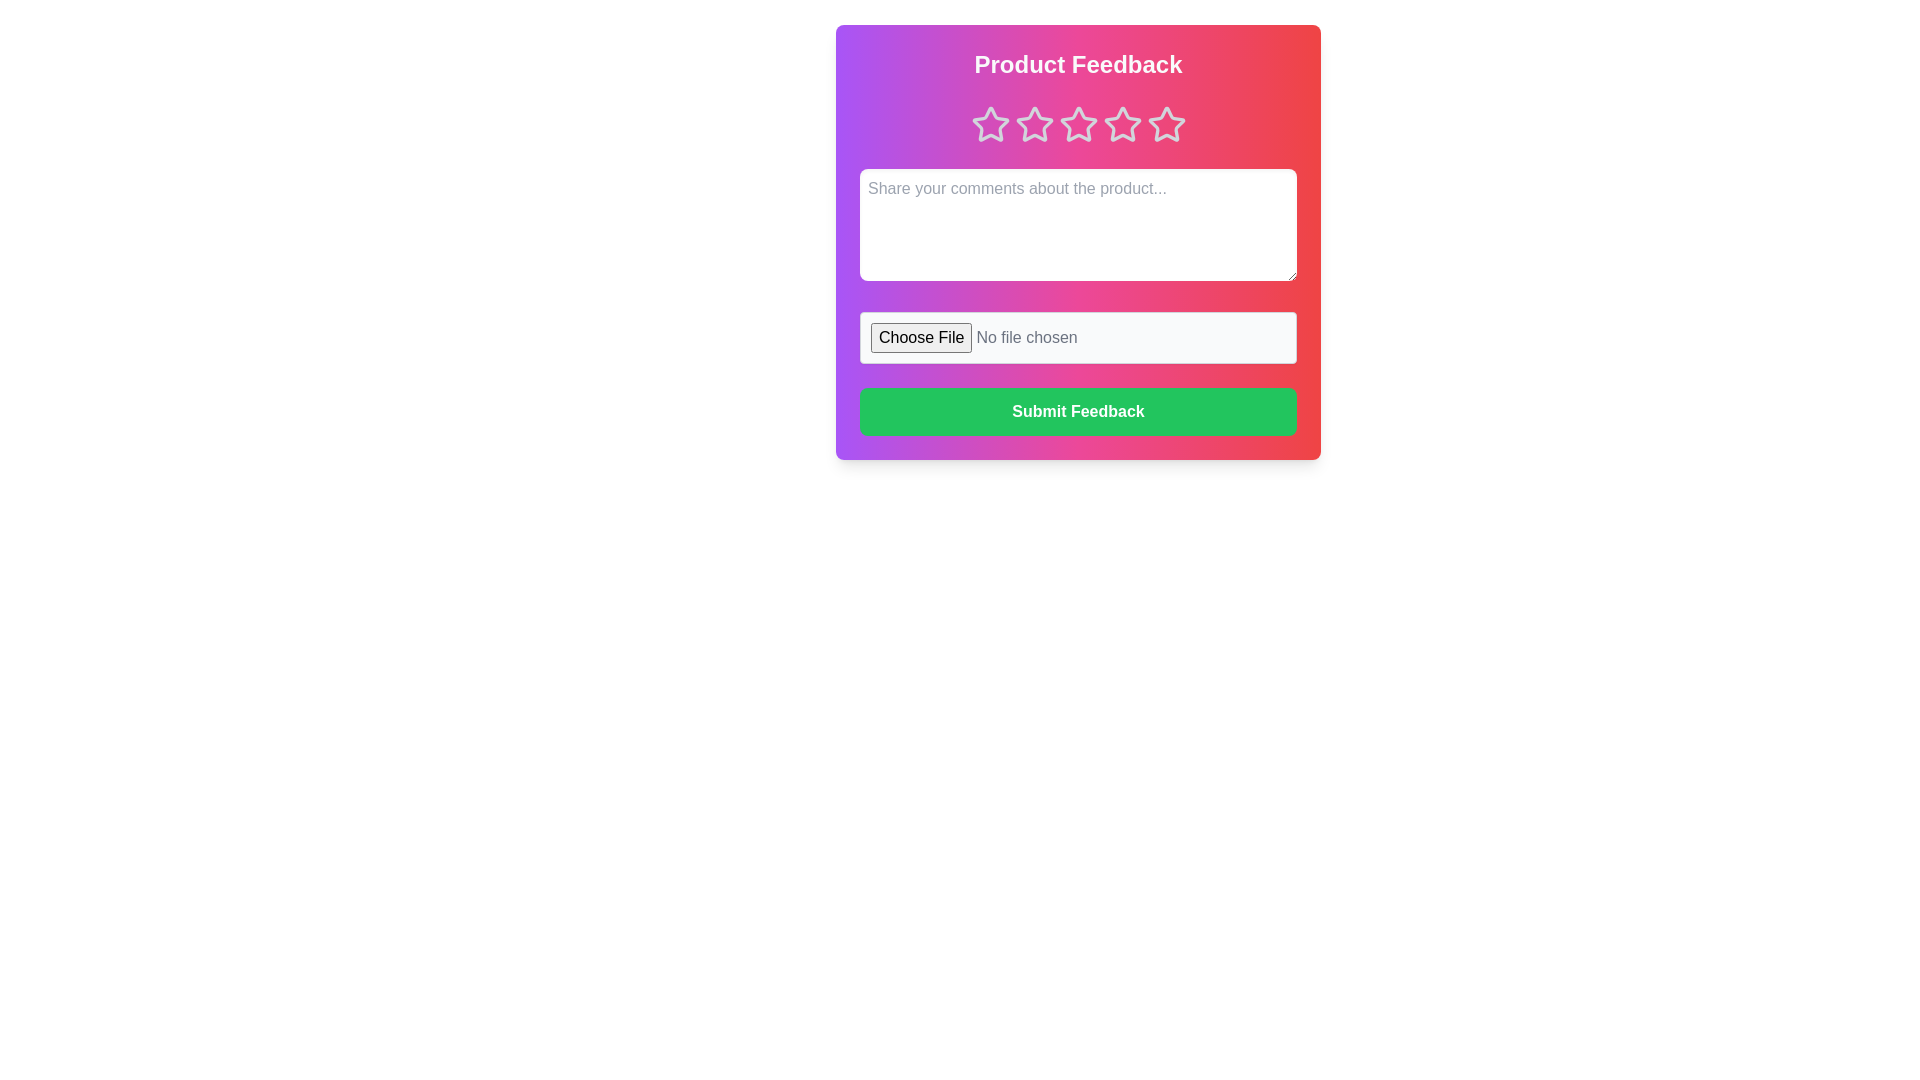  What do you see at coordinates (1166, 124) in the screenshot?
I see `the fifth star icon in the horizontal row of five stars` at bounding box center [1166, 124].